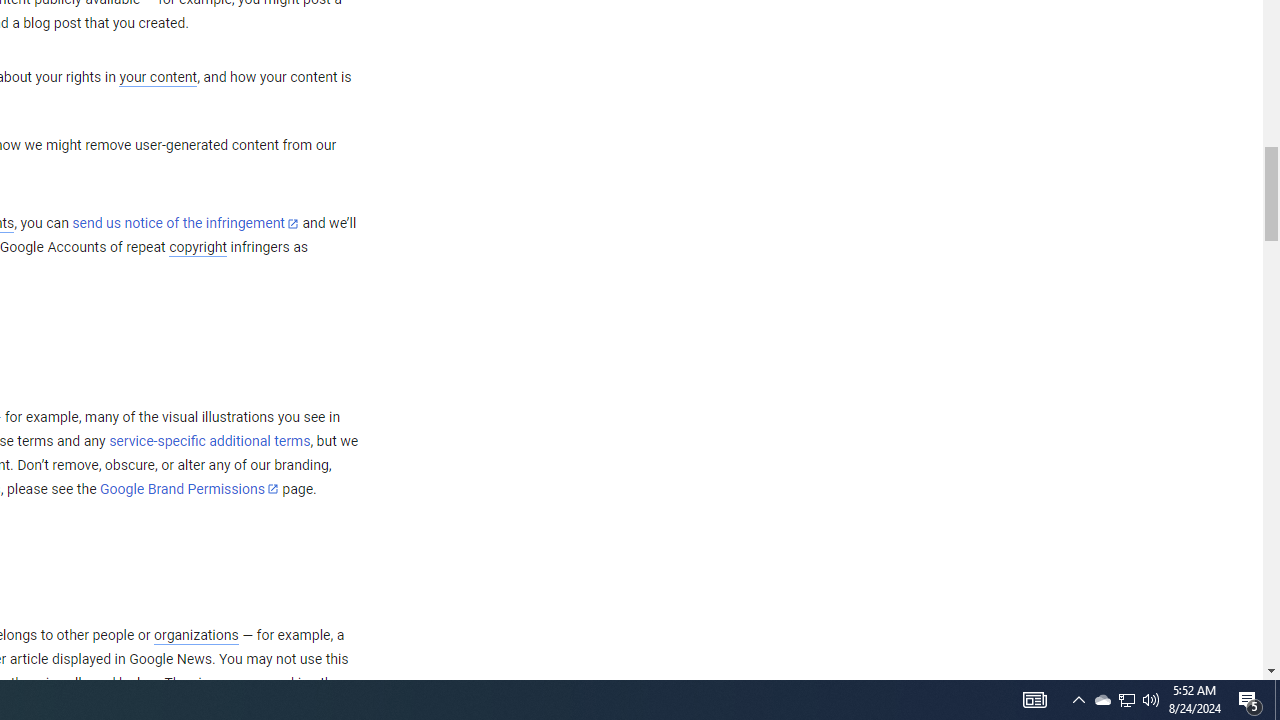 Image resolution: width=1280 pixels, height=720 pixels. Describe the element at coordinates (196, 635) in the screenshot. I see `'organizations'` at that location.